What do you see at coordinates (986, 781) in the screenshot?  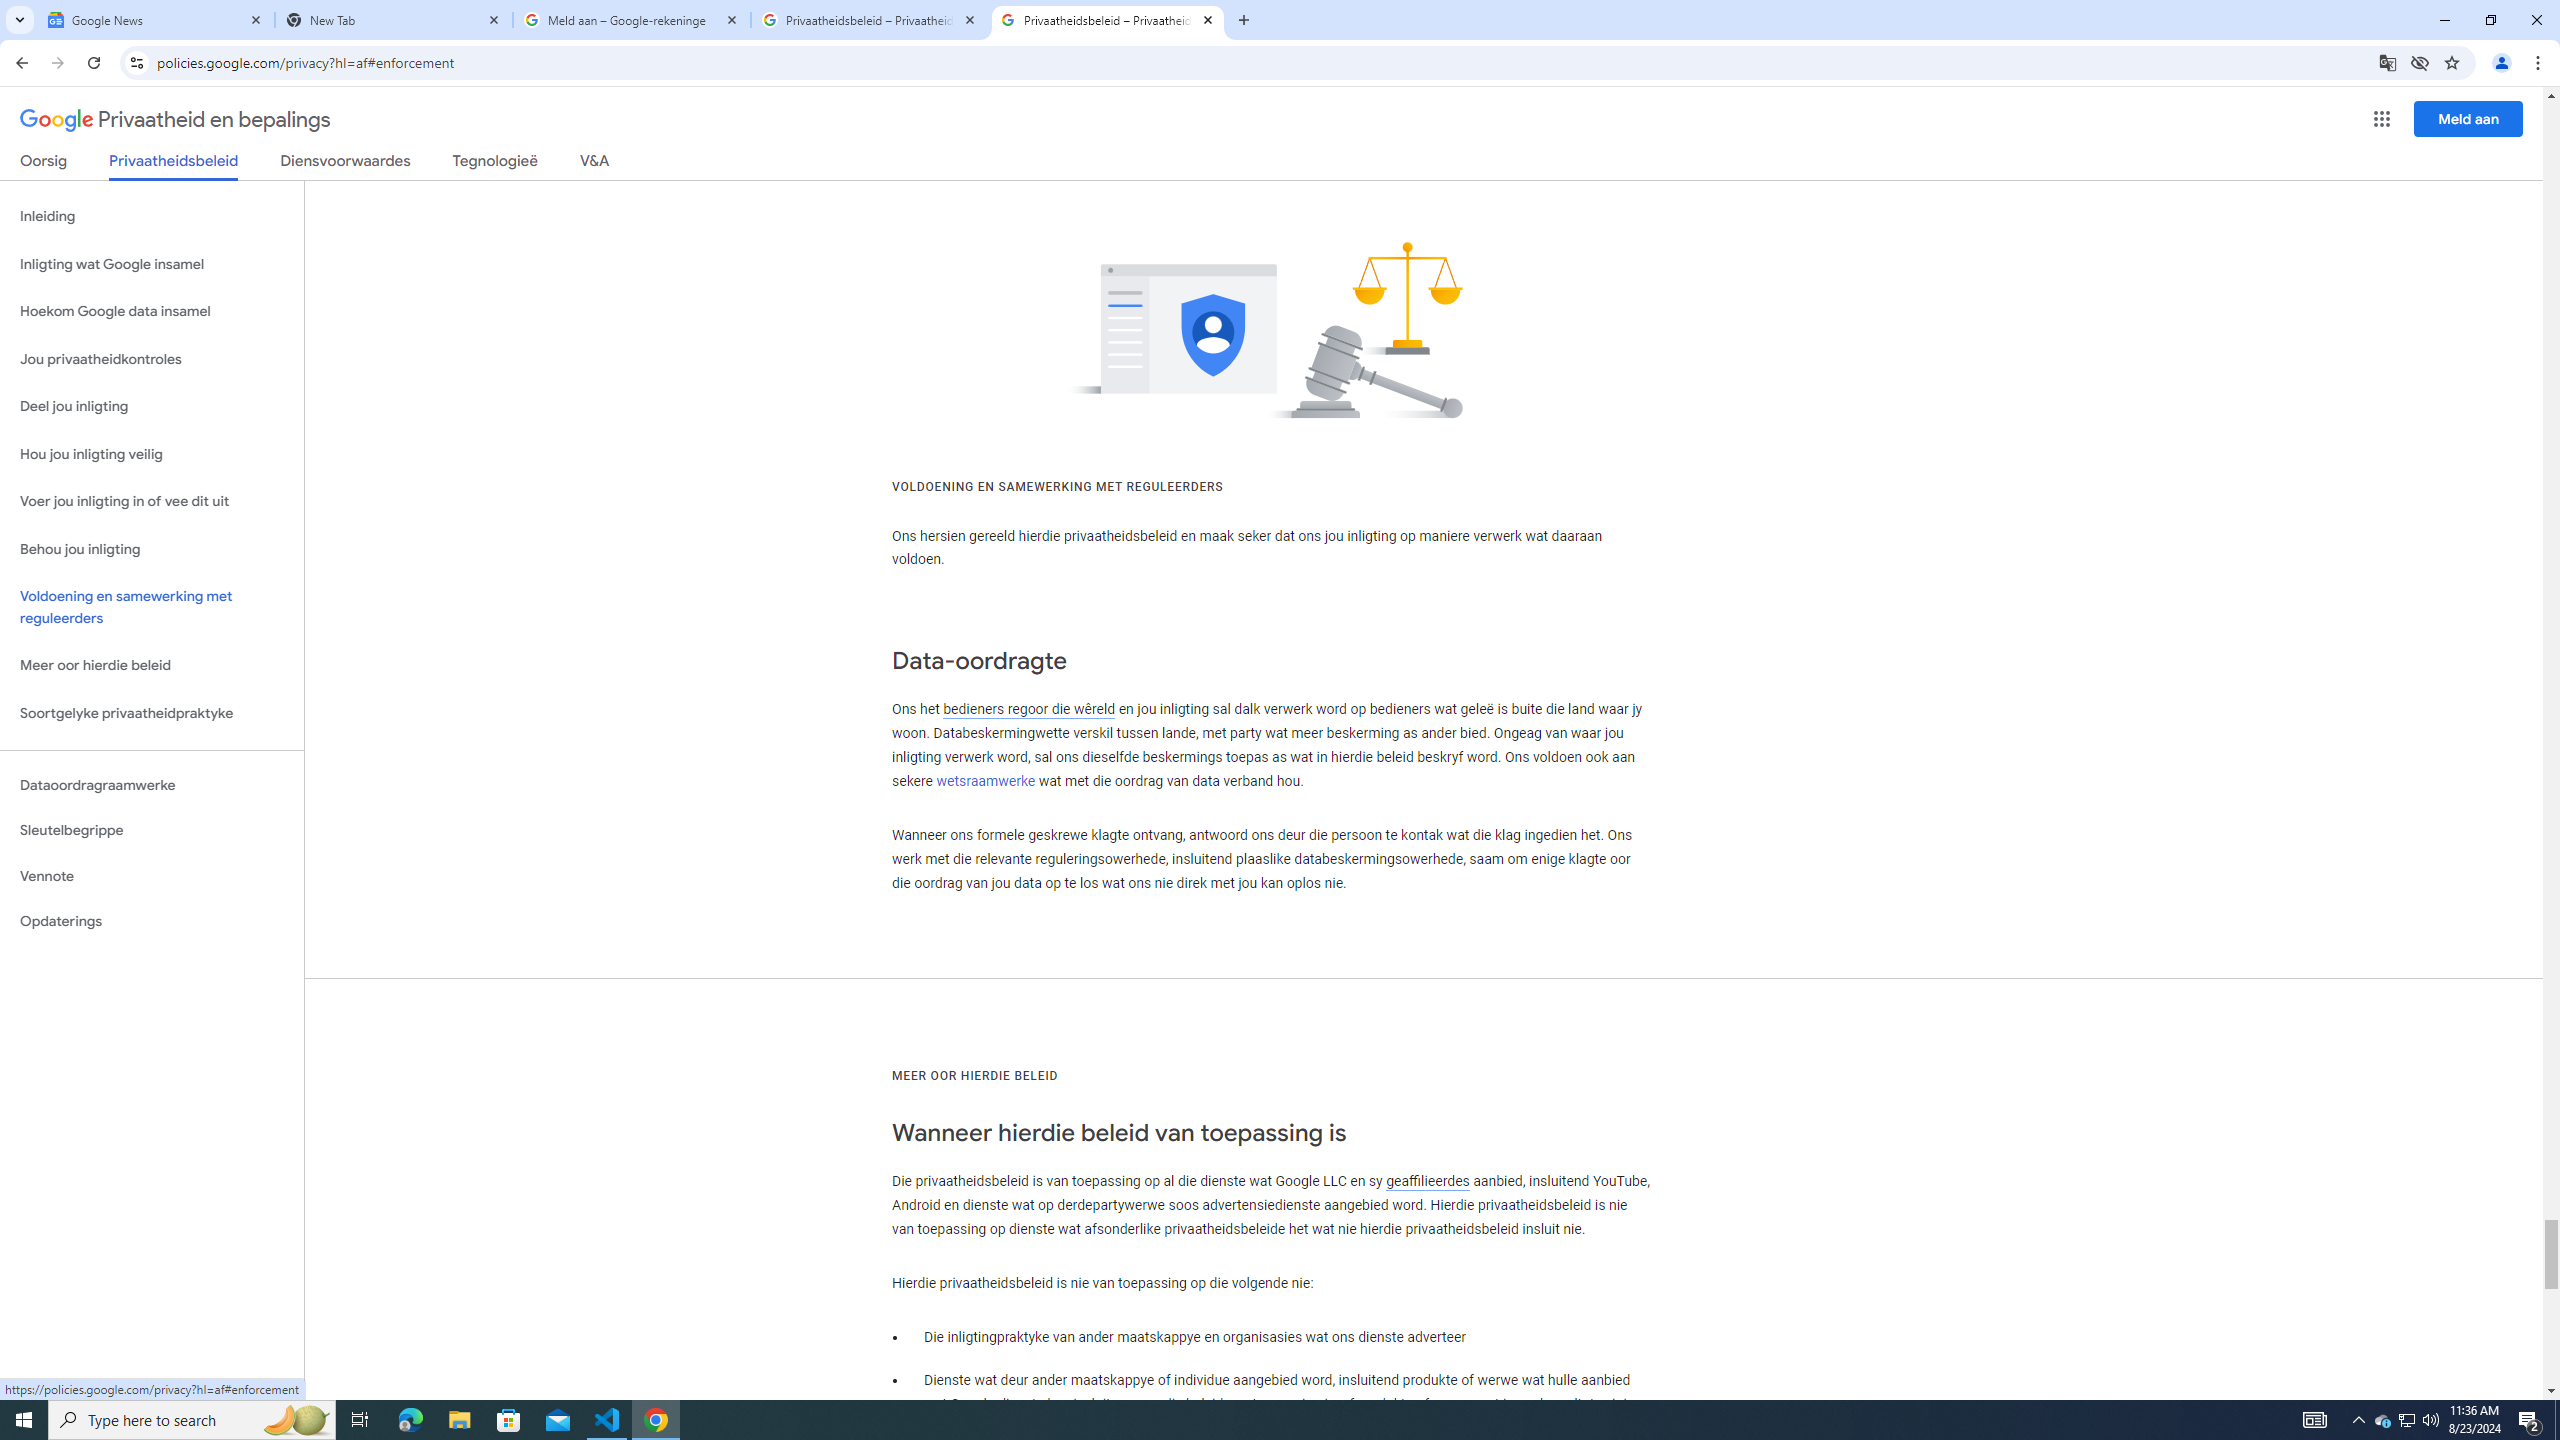 I see `'wetsraamwerke'` at bounding box center [986, 781].